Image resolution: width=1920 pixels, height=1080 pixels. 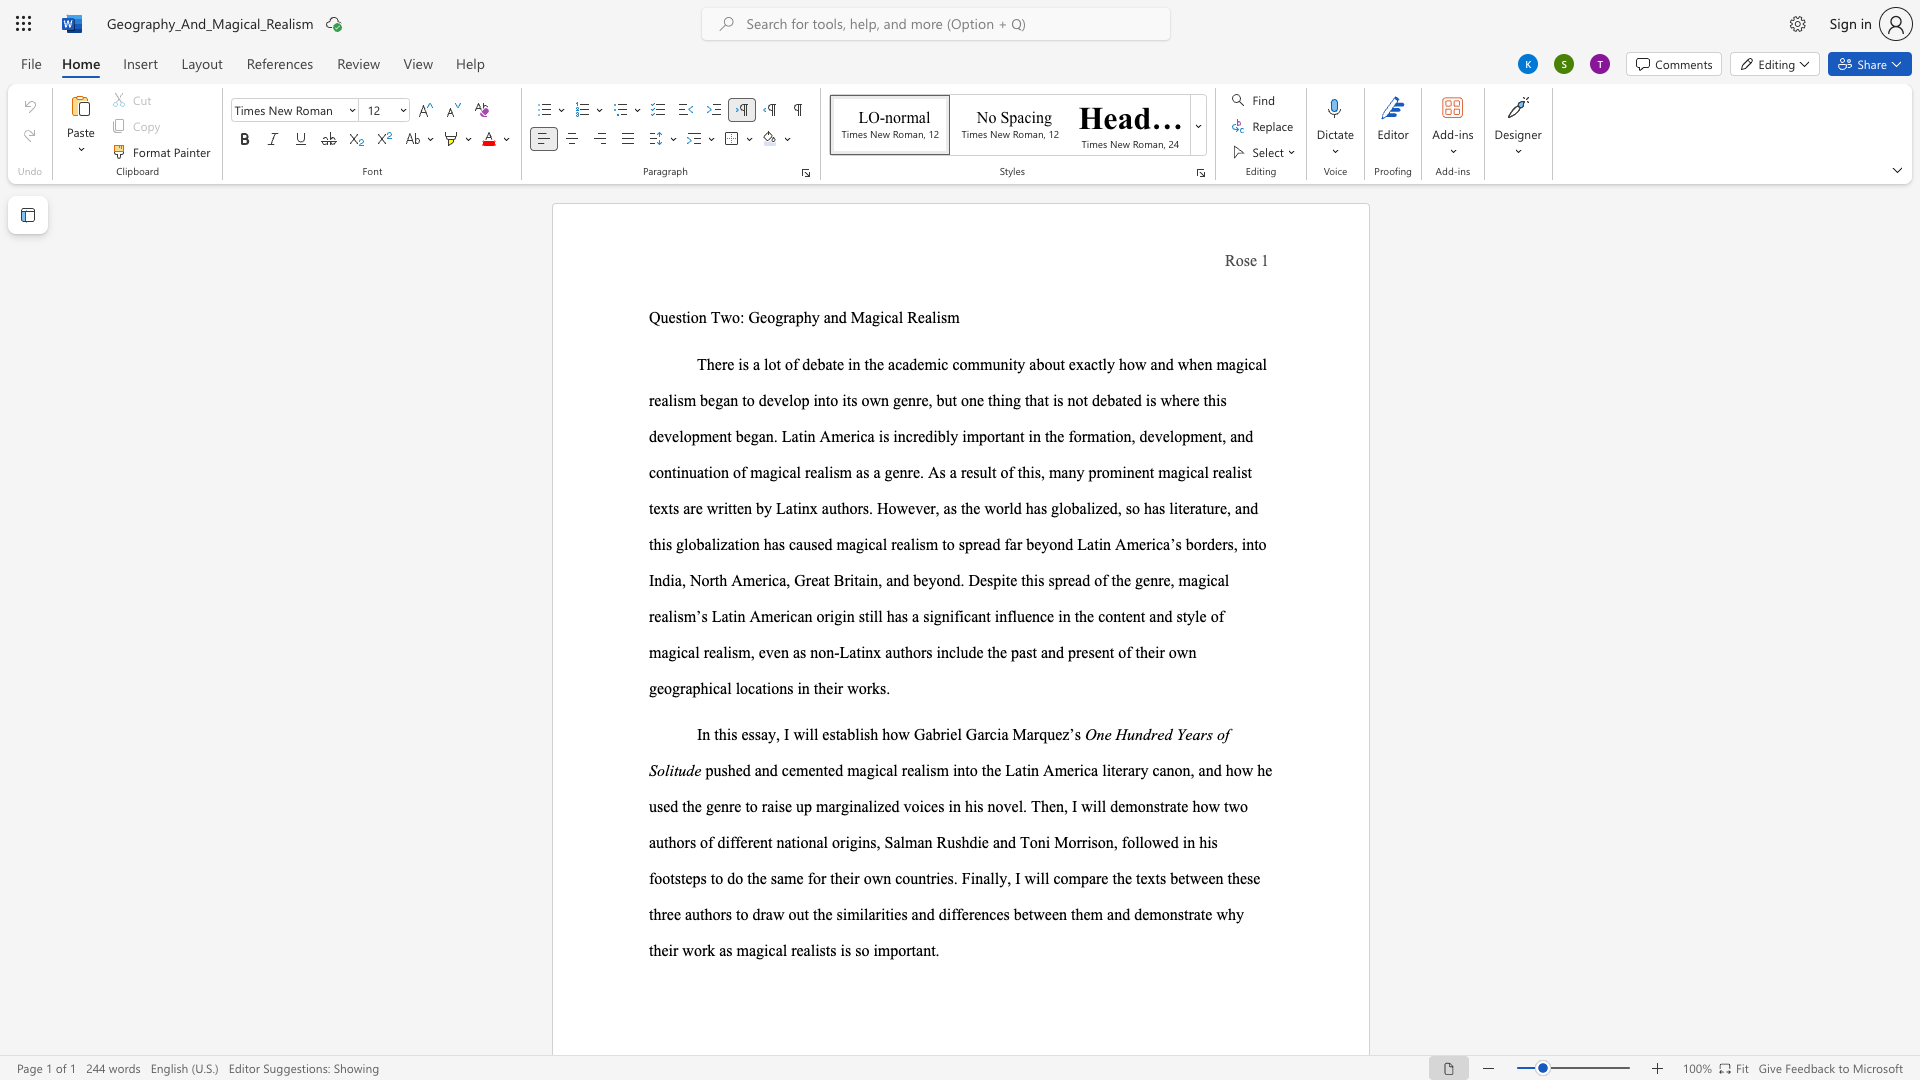 What do you see at coordinates (699, 734) in the screenshot?
I see `the 1th character "I" in the text` at bounding box center [699, 734].